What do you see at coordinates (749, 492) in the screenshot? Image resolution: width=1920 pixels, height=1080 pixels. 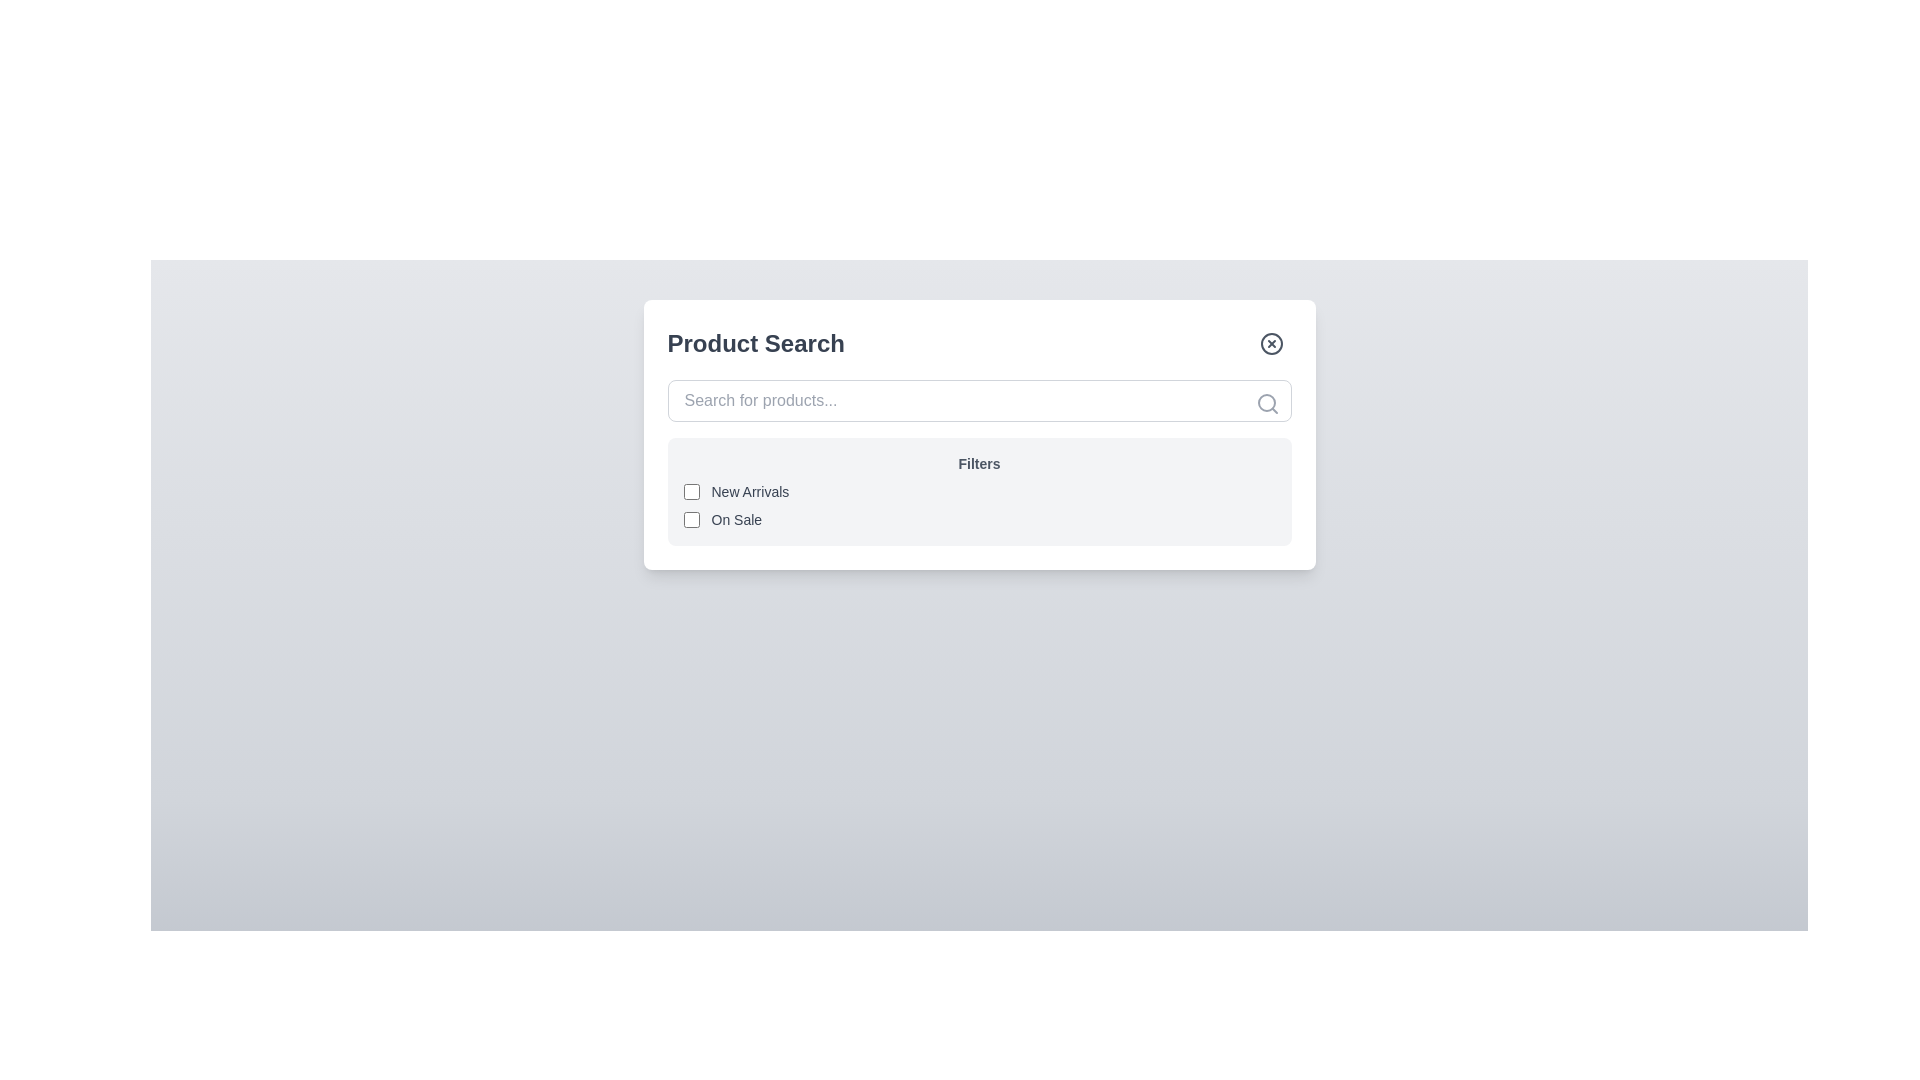 I see `the 'New Arrivals' text label located to the immediate right of the associated checkbox in the 'Filters' section` at bounding box center [749, 492].